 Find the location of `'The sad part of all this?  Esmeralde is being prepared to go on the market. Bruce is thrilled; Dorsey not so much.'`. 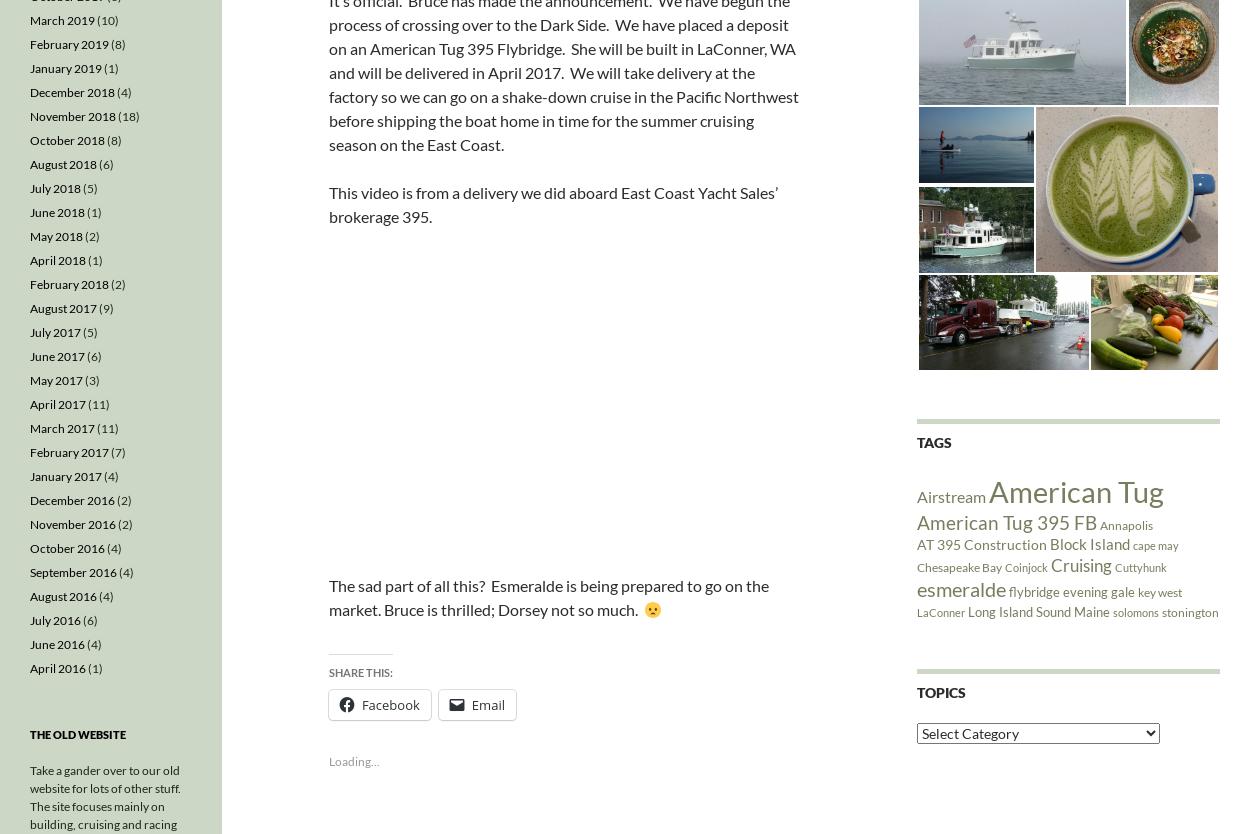

'The sad part of all this?  Esmeralde is being prepared to go on the market. Bruce is thrilled; Dorsey not so much.' is located at coordinates (327, 597).